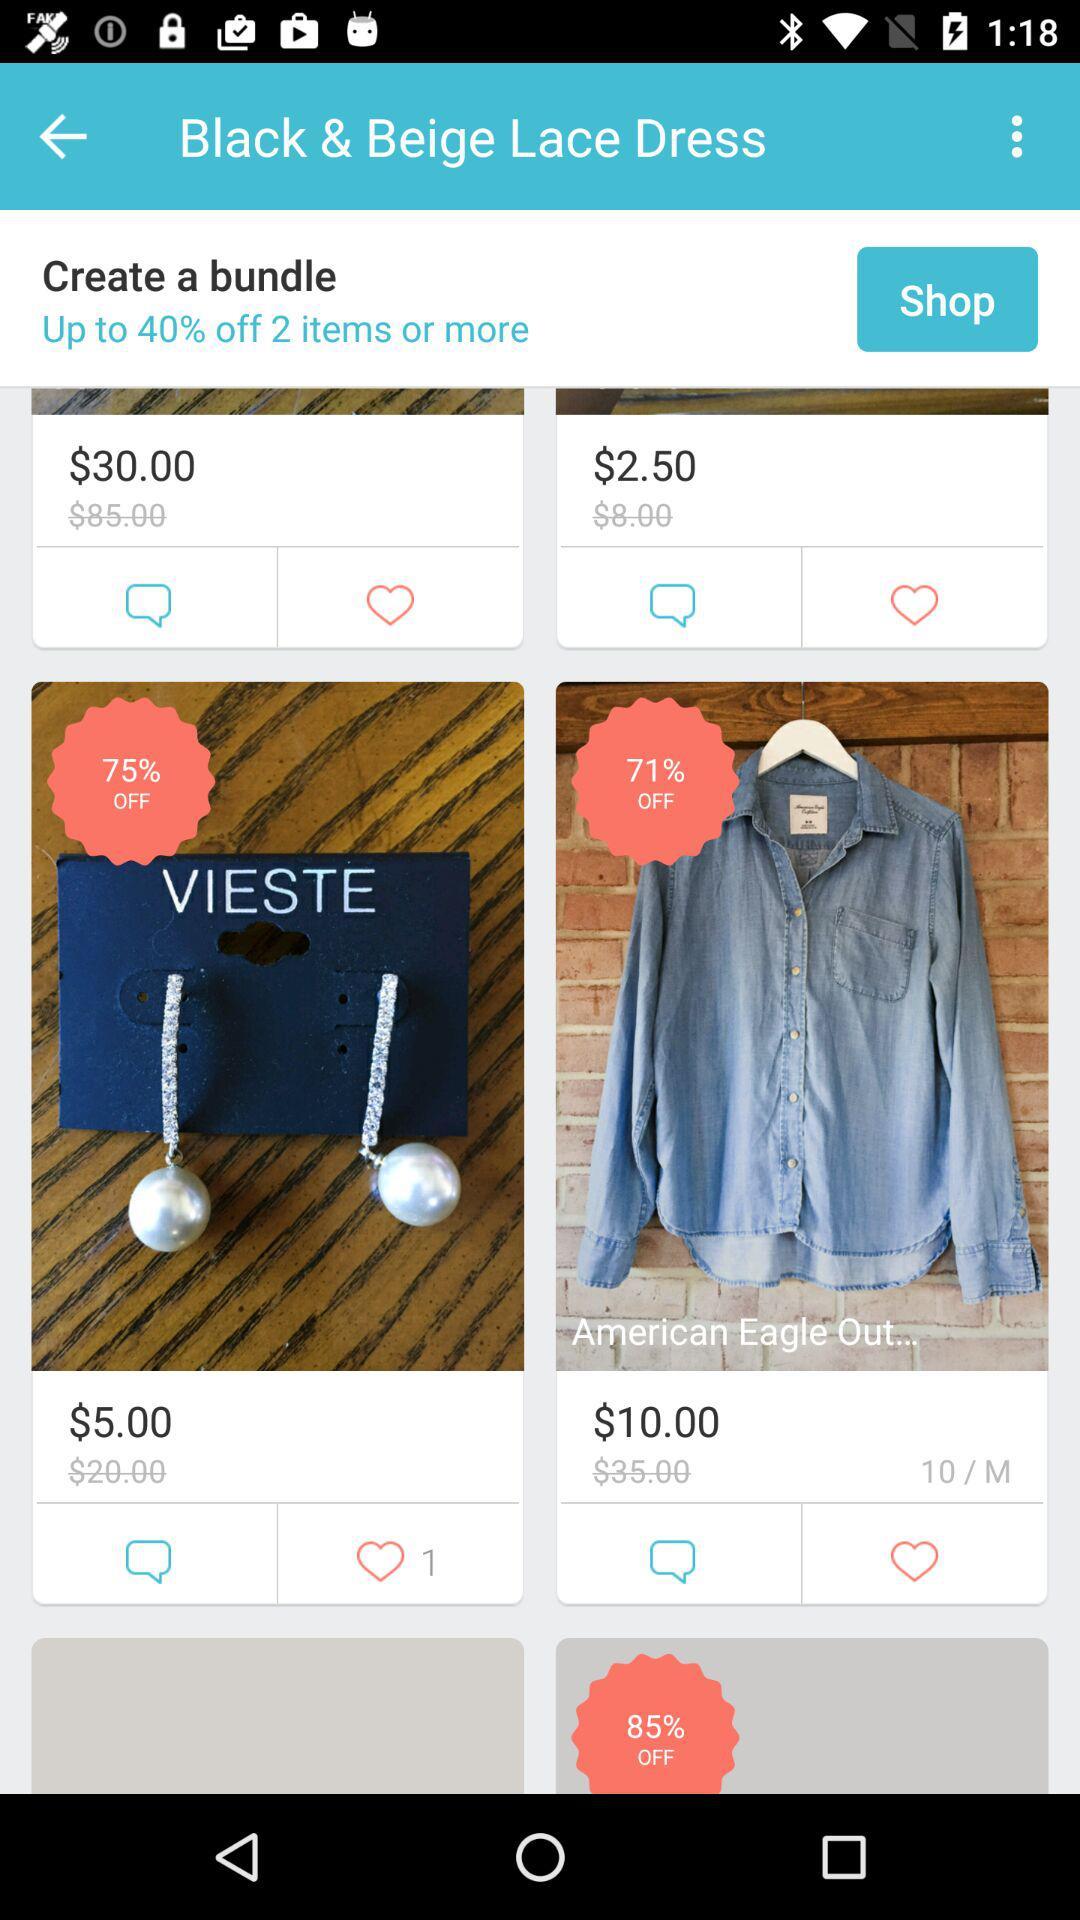 Image resolution: width=1080 pixels, height=1920 pixels. What do you see at coordinates (946, 298) in the screenshot?
I see `the shop button` at bounding box center [946, 298].